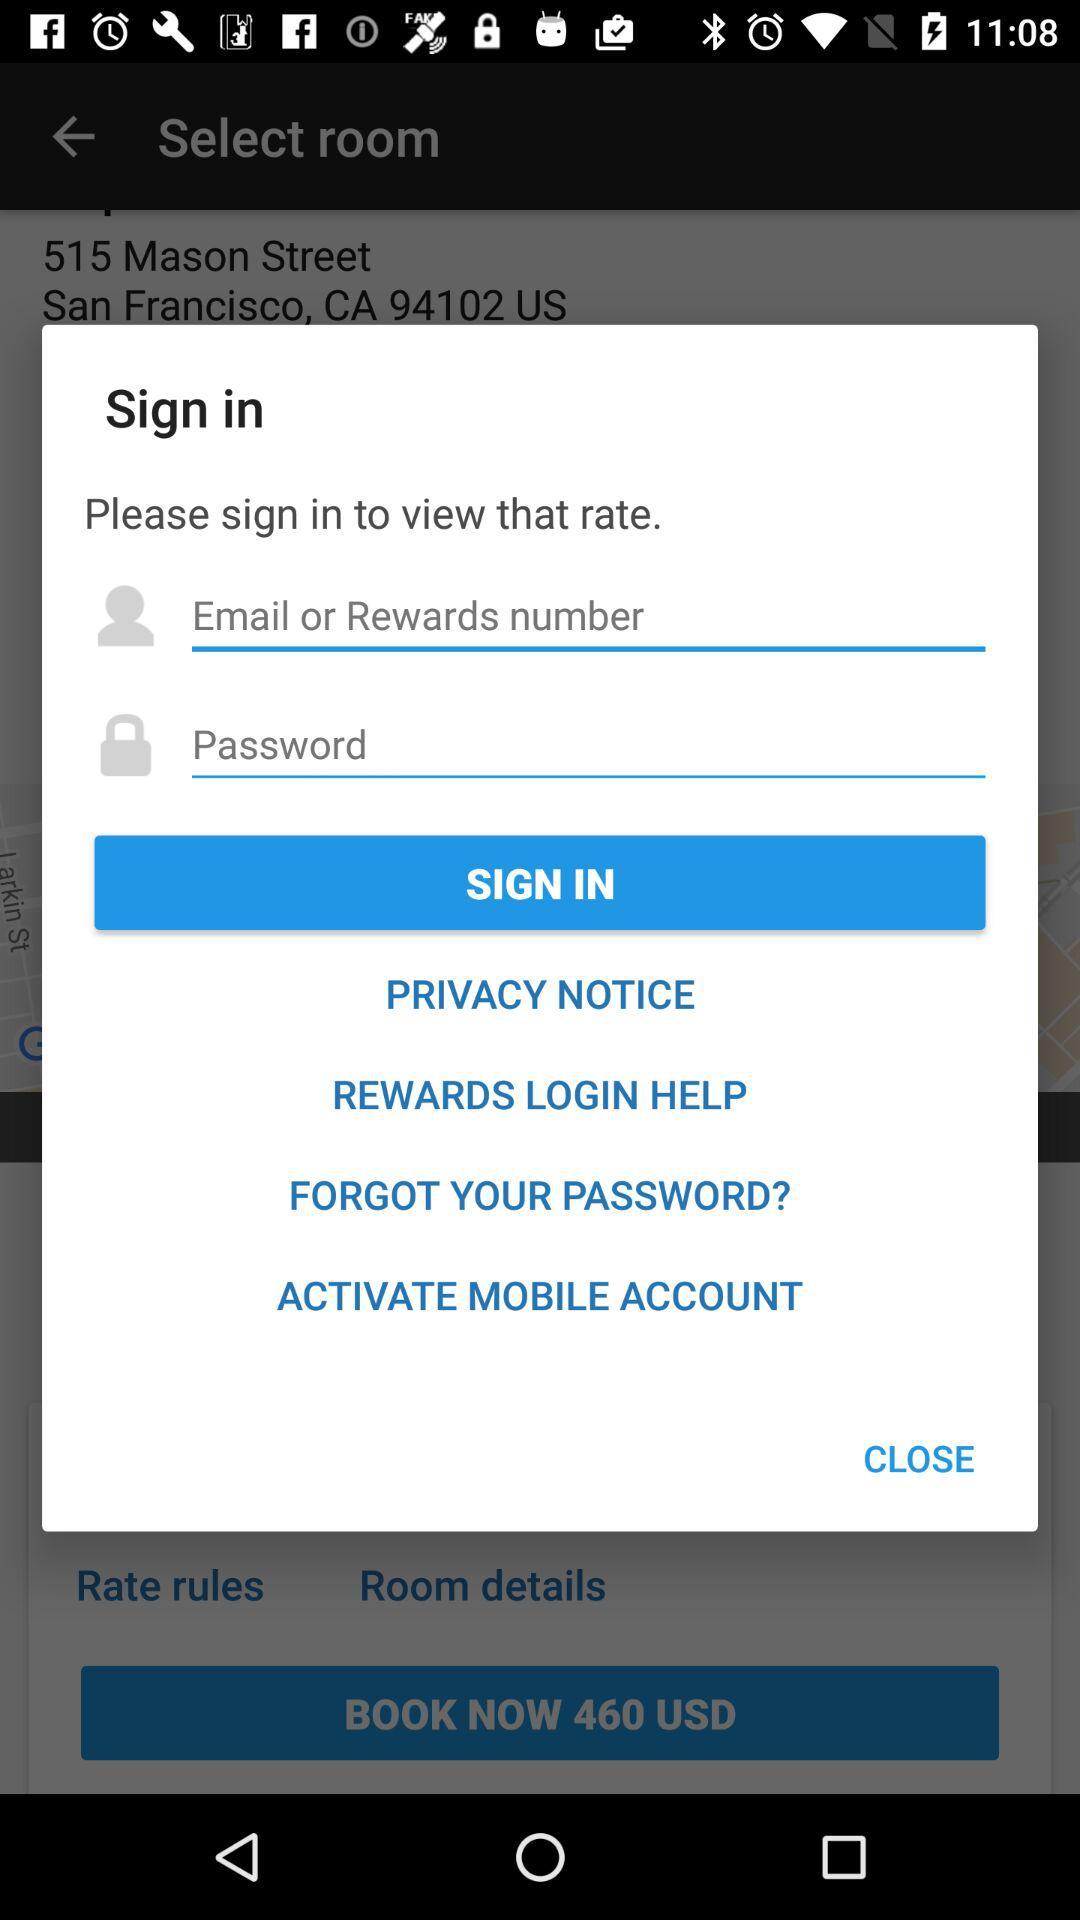  I want to click on the item below sign in item, so click(540, 993).